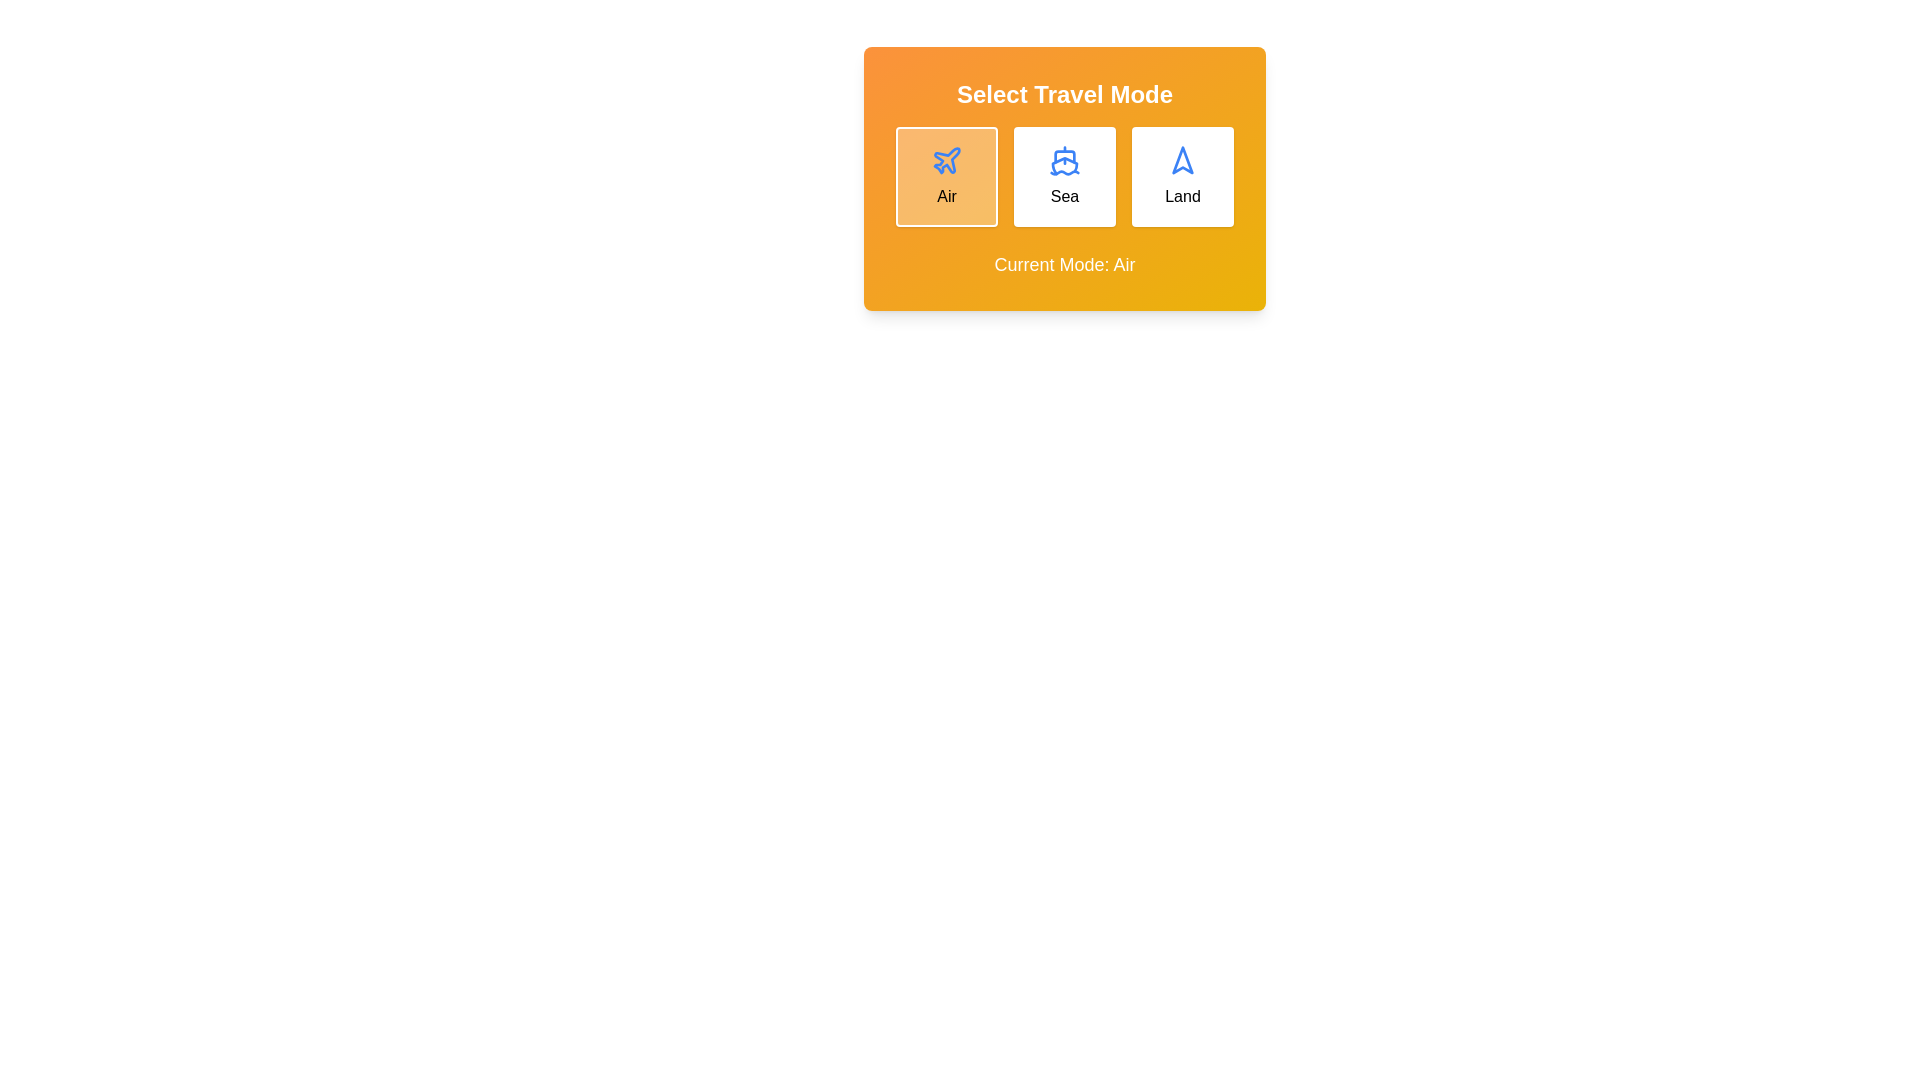 The image size is (1920, 1080). I want to click on the travel mode button corresponding to Land, so click(1182, 176).